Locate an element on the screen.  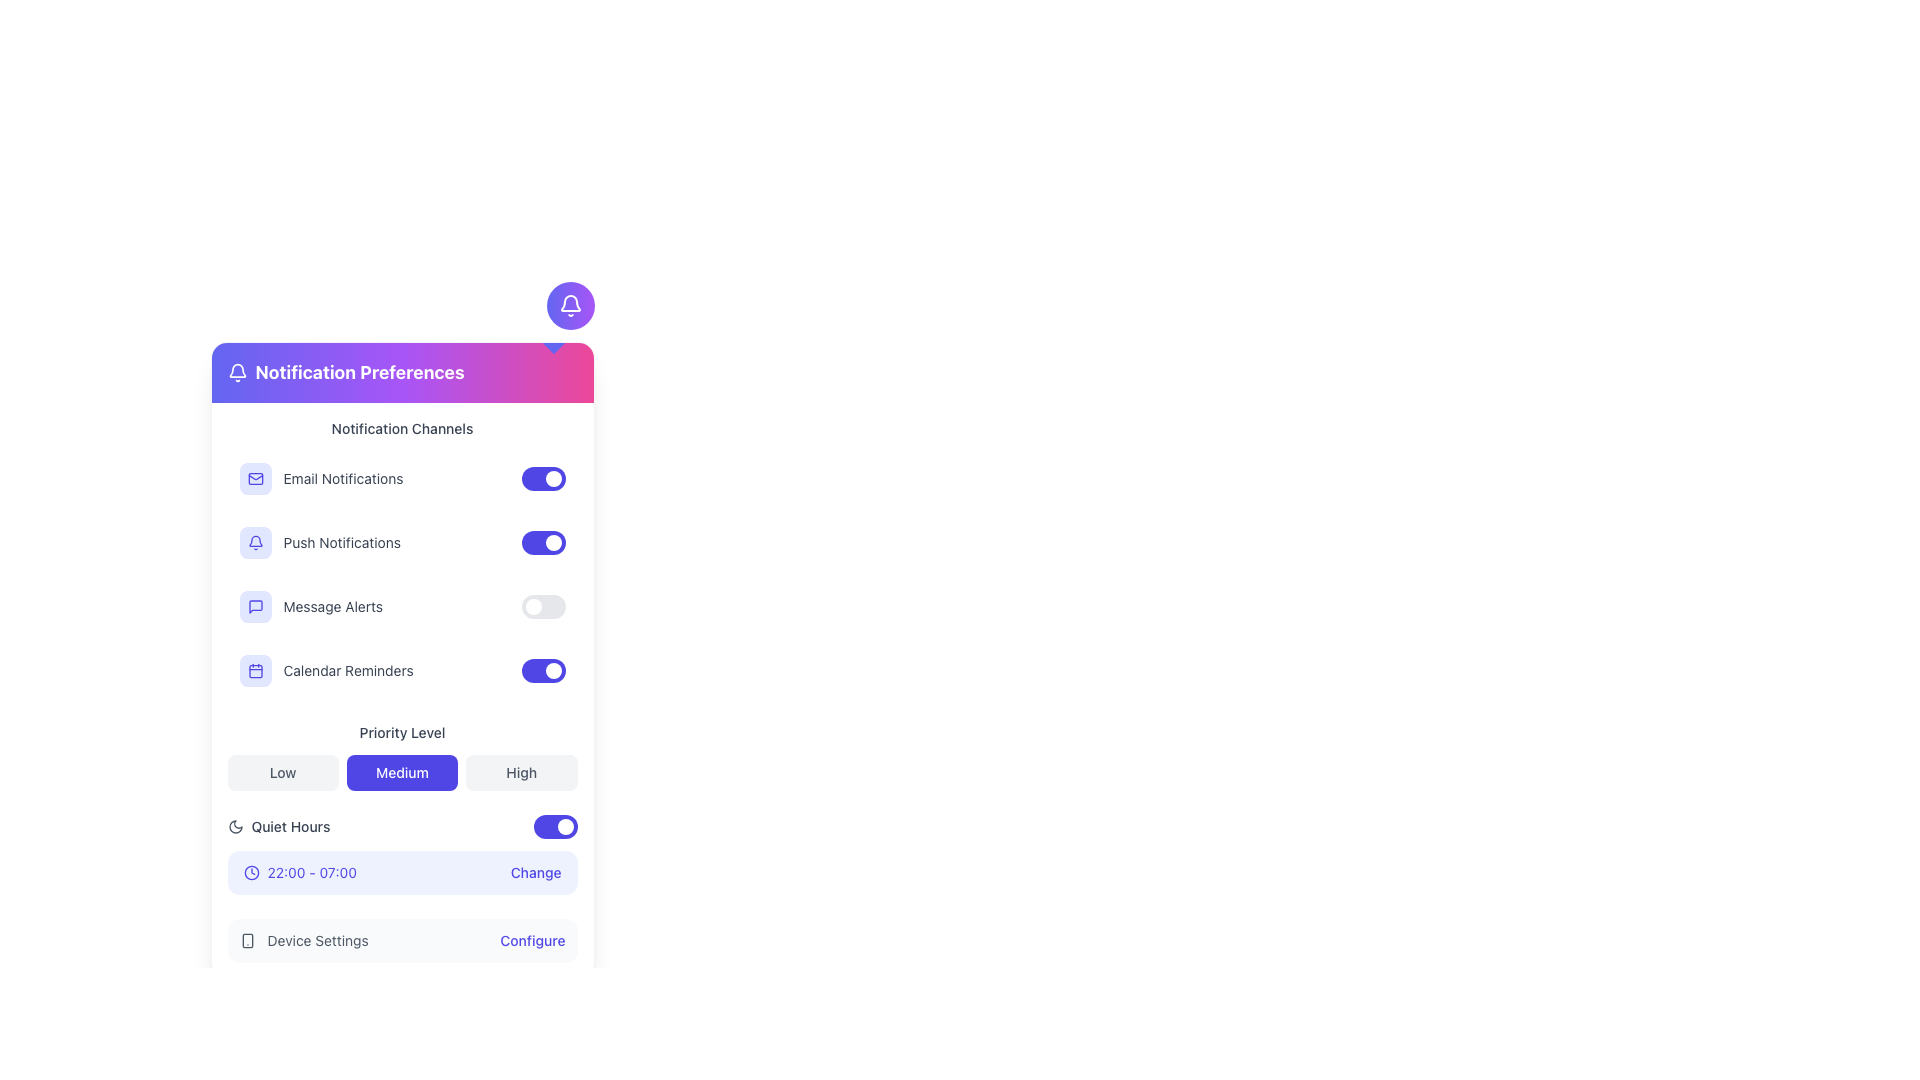
the rounded rectangular button with a light indigo background and a calendar icon, located in the second row of options in the 'Notification Channels' section of the 'Notification Preferences' panel, to trigger a tooltip is located at coordinates (254, 671).